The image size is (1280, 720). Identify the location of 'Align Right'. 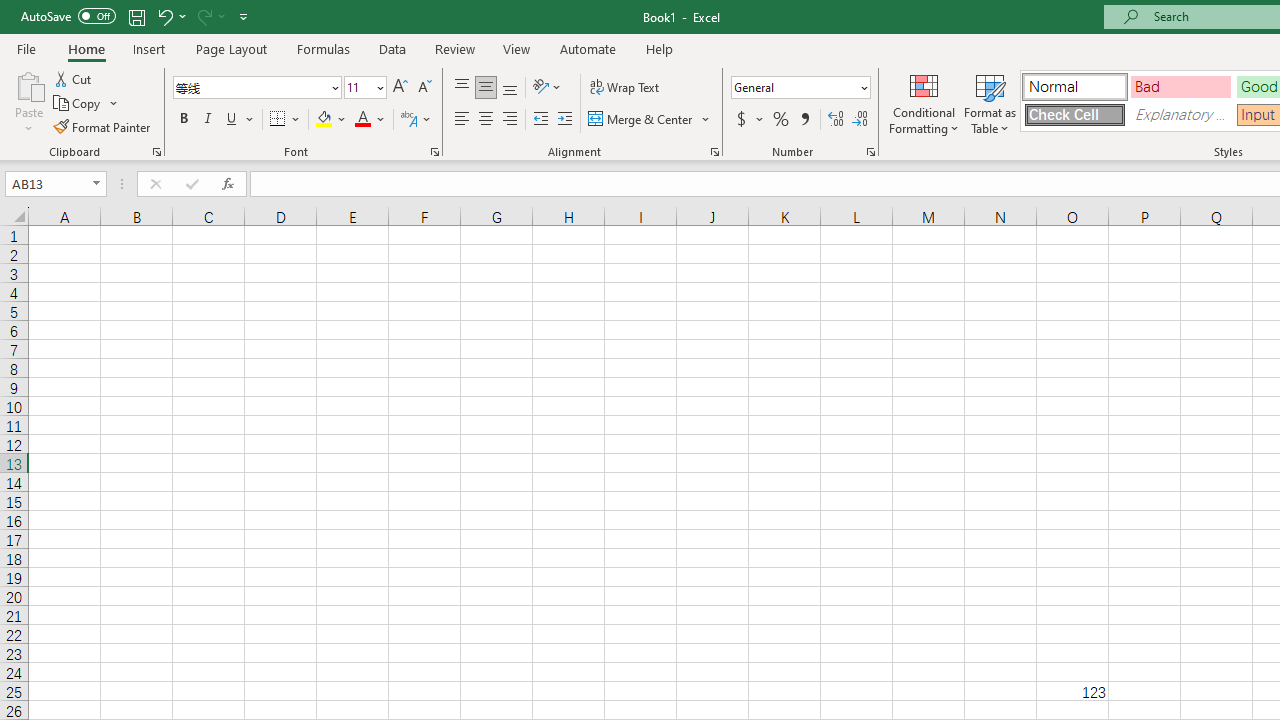
(510, 119).